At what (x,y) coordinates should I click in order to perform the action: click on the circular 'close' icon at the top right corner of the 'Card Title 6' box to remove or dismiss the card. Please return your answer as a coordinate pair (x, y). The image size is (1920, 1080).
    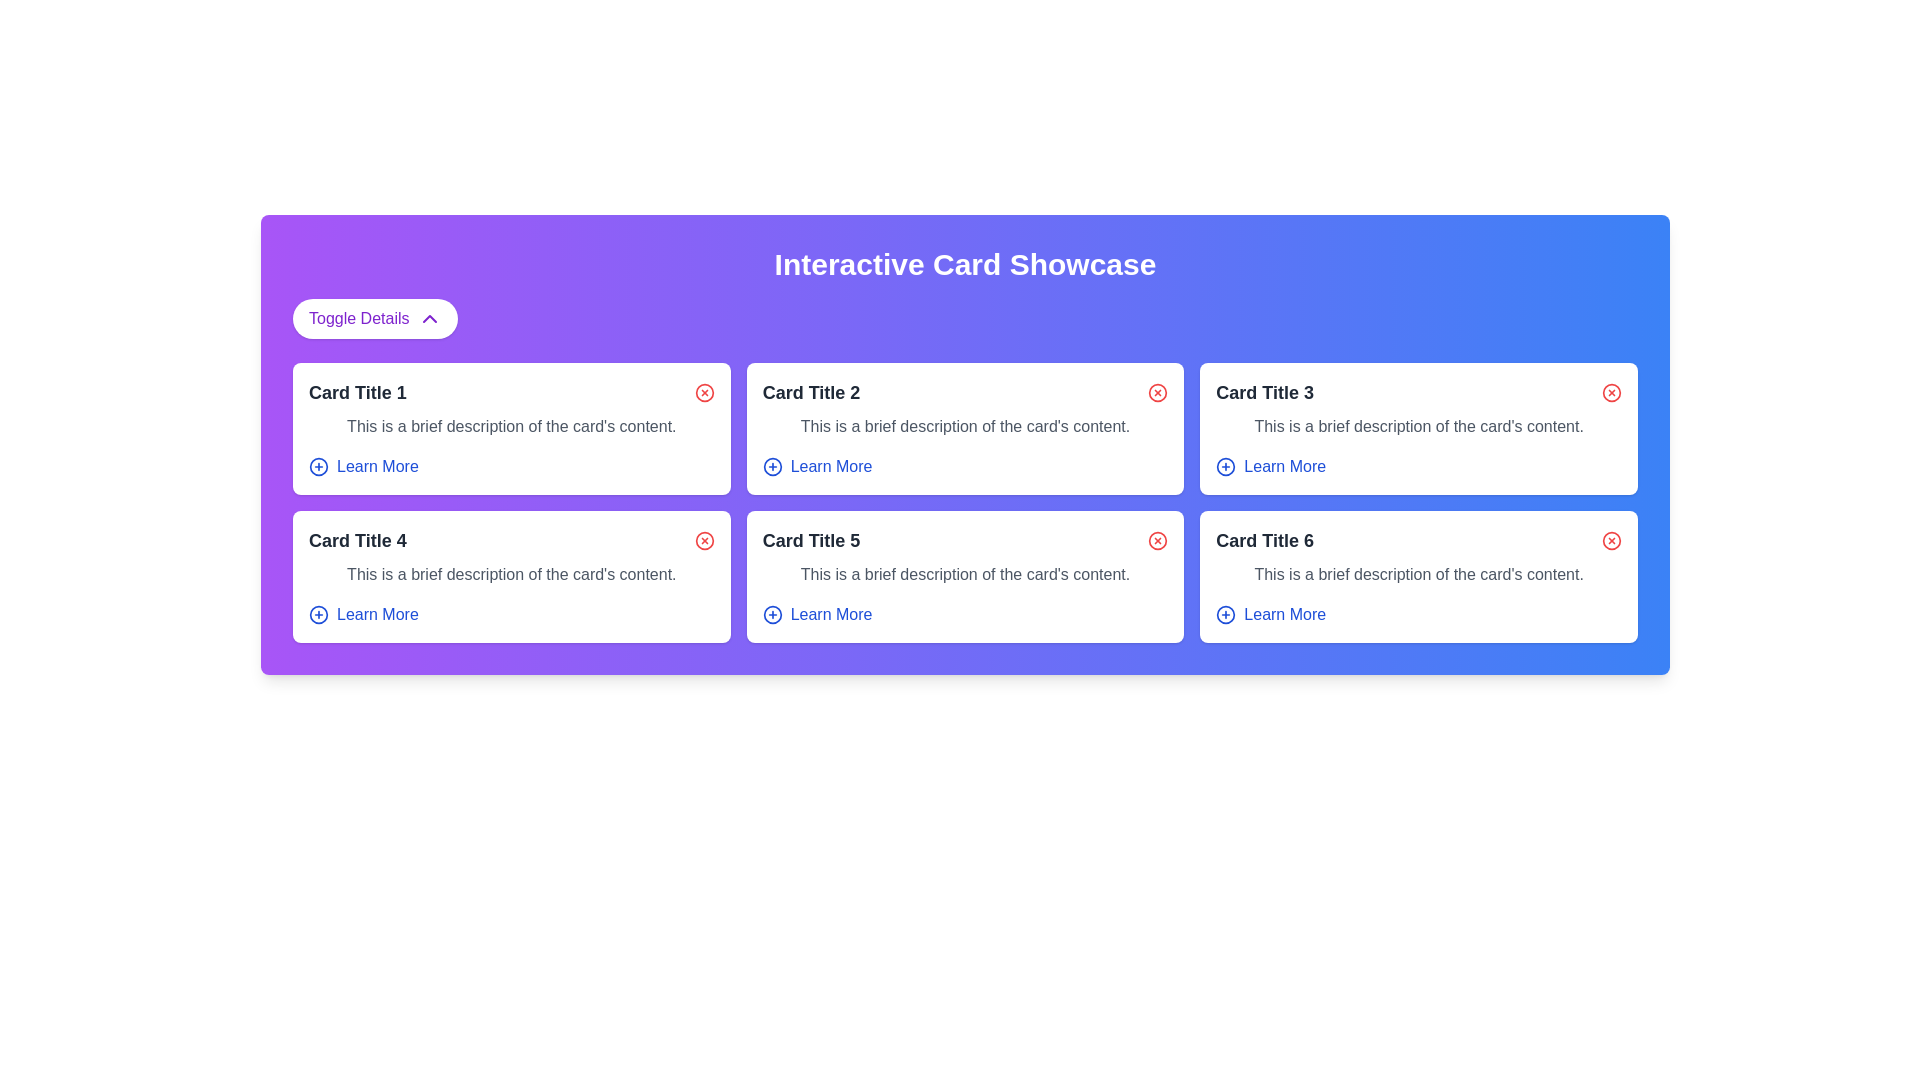
    Looking at the image, I should click on (1612, 540).